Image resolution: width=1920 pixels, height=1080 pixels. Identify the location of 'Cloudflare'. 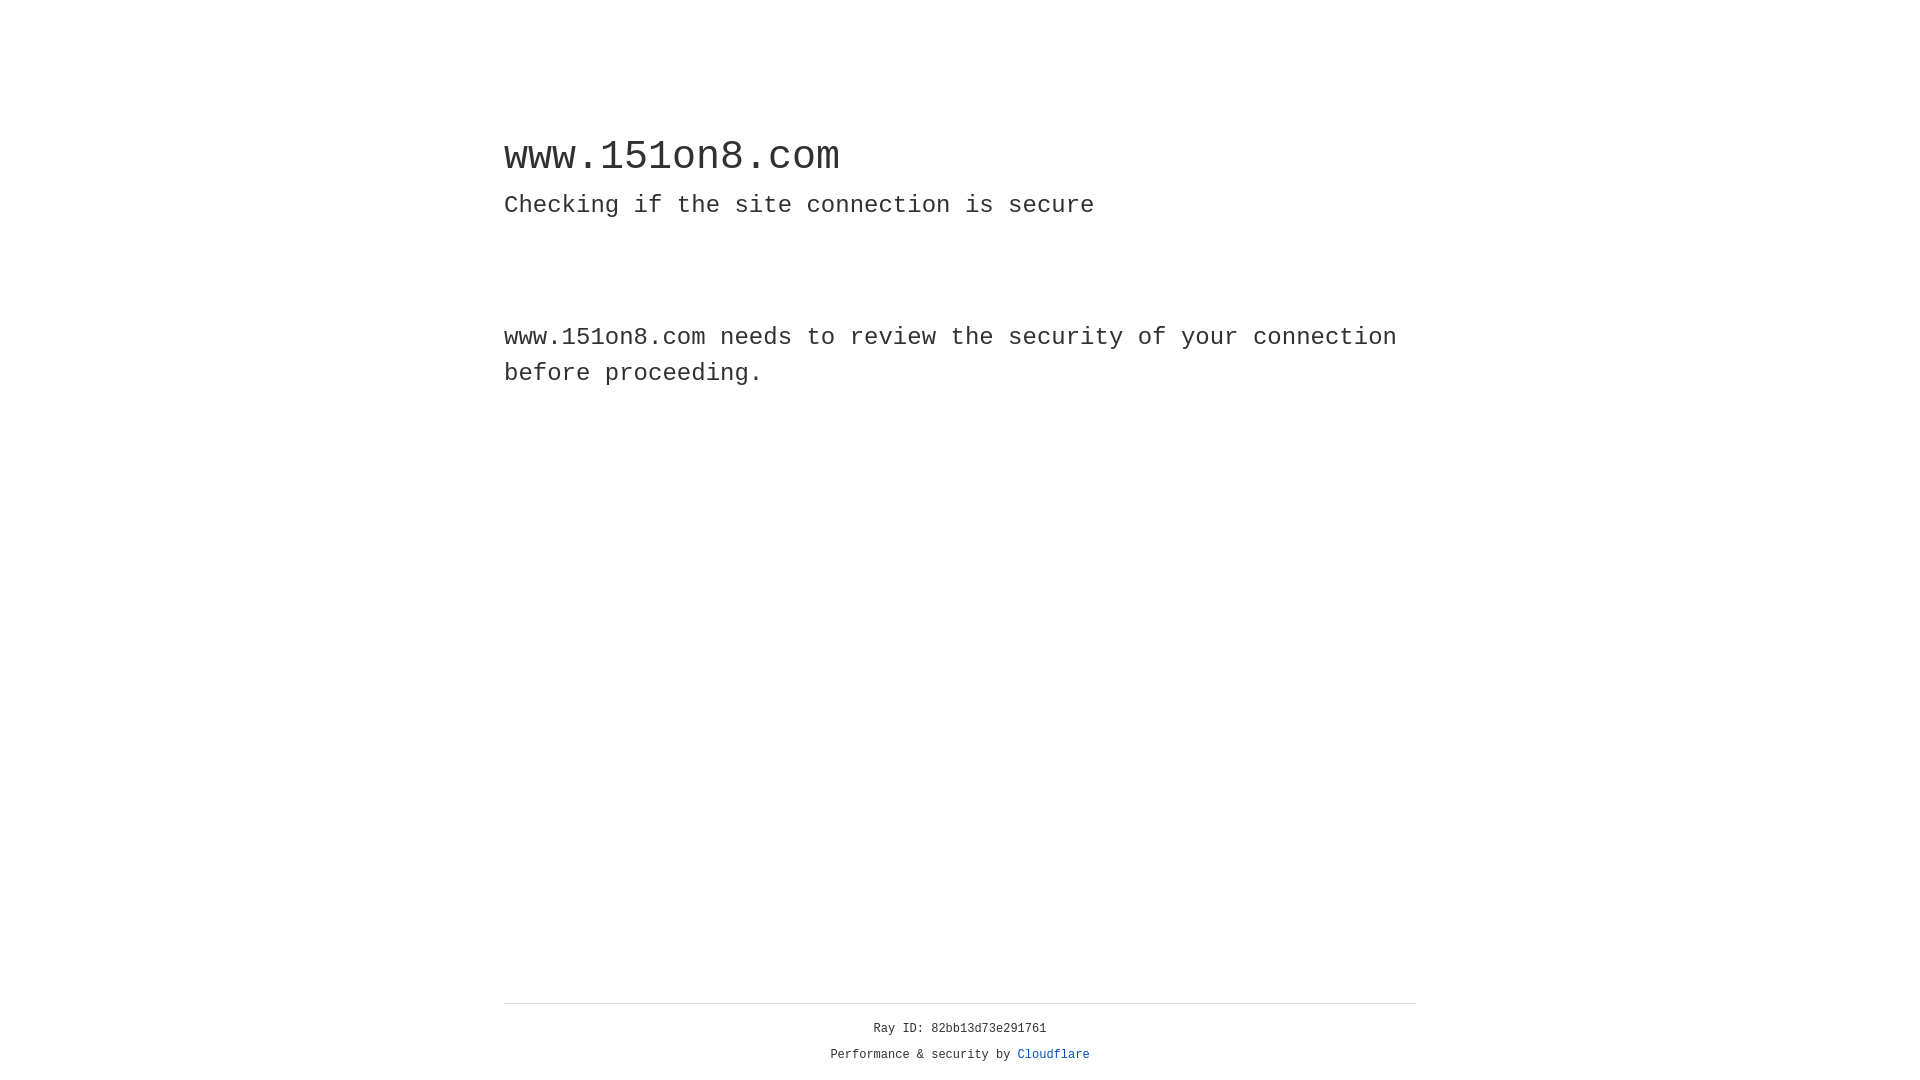
(1053, 1054).